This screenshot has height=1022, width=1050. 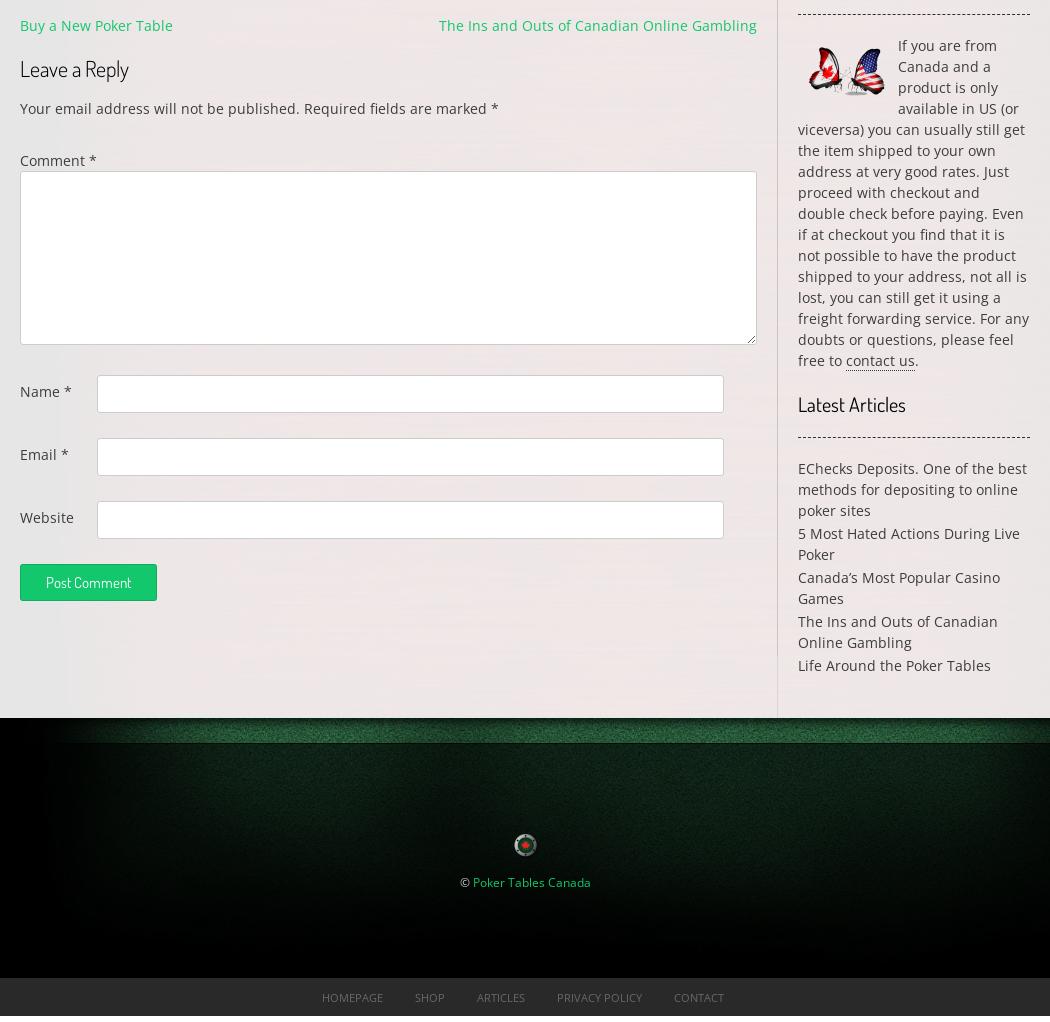 What do you see at coordinates (428, 996) in the screenshot?
I see `'Shop'` at bounding box center [428, 996].